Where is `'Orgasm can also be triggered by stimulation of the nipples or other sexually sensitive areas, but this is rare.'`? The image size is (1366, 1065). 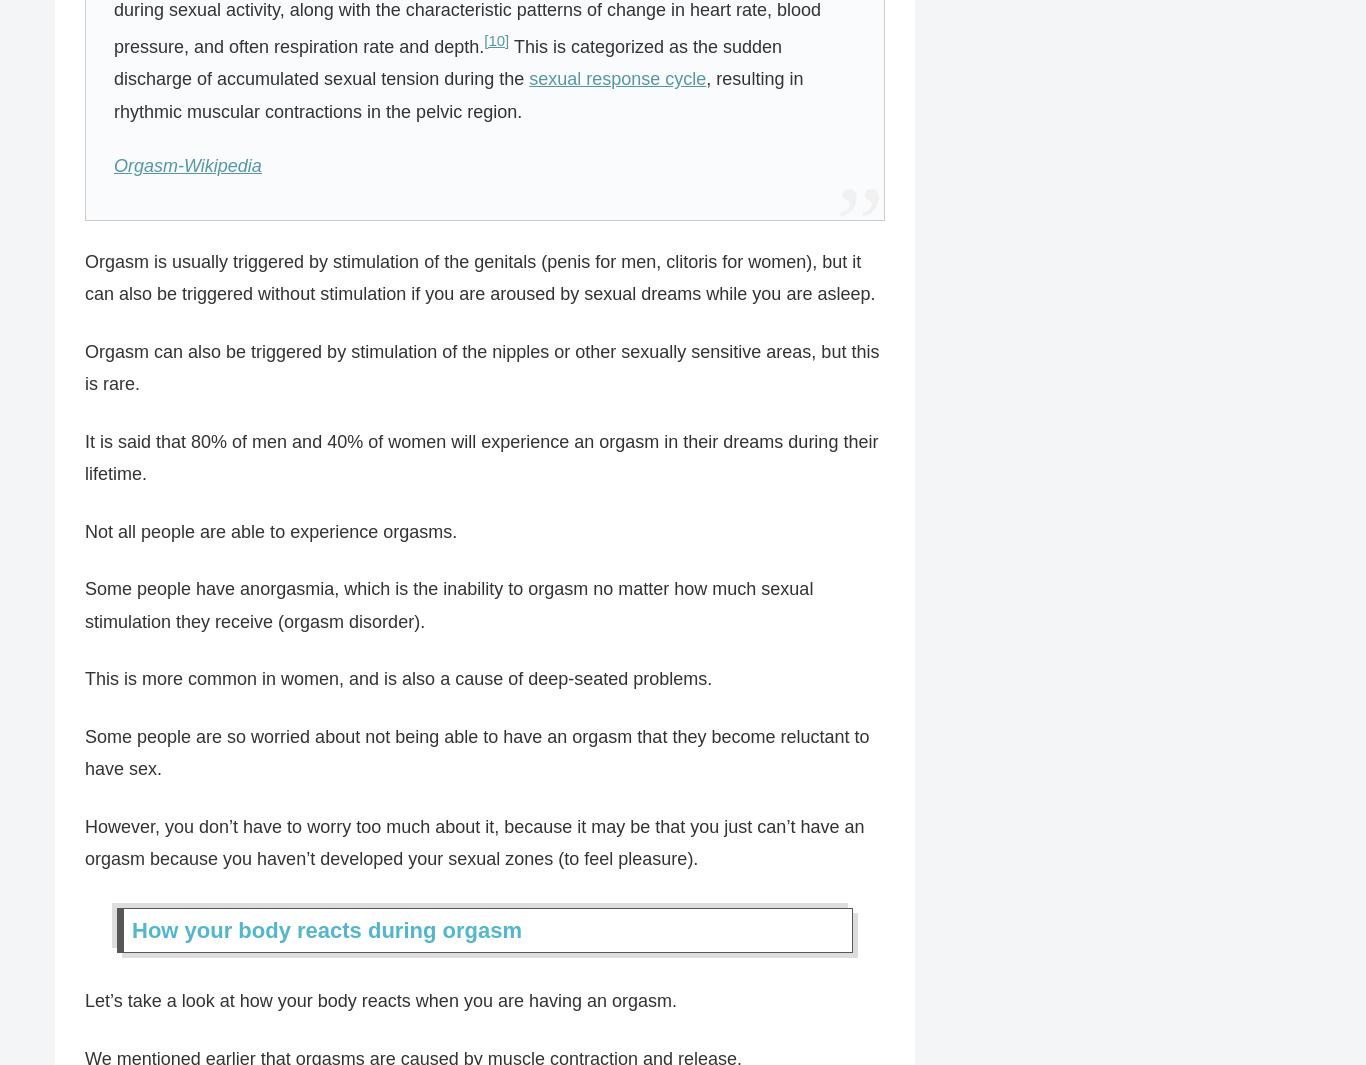
'Orgasm can also be triggered by stimulation of the nipples or other sexually sensitive areas, but this is rare.' is located at coordinates (482, 366).